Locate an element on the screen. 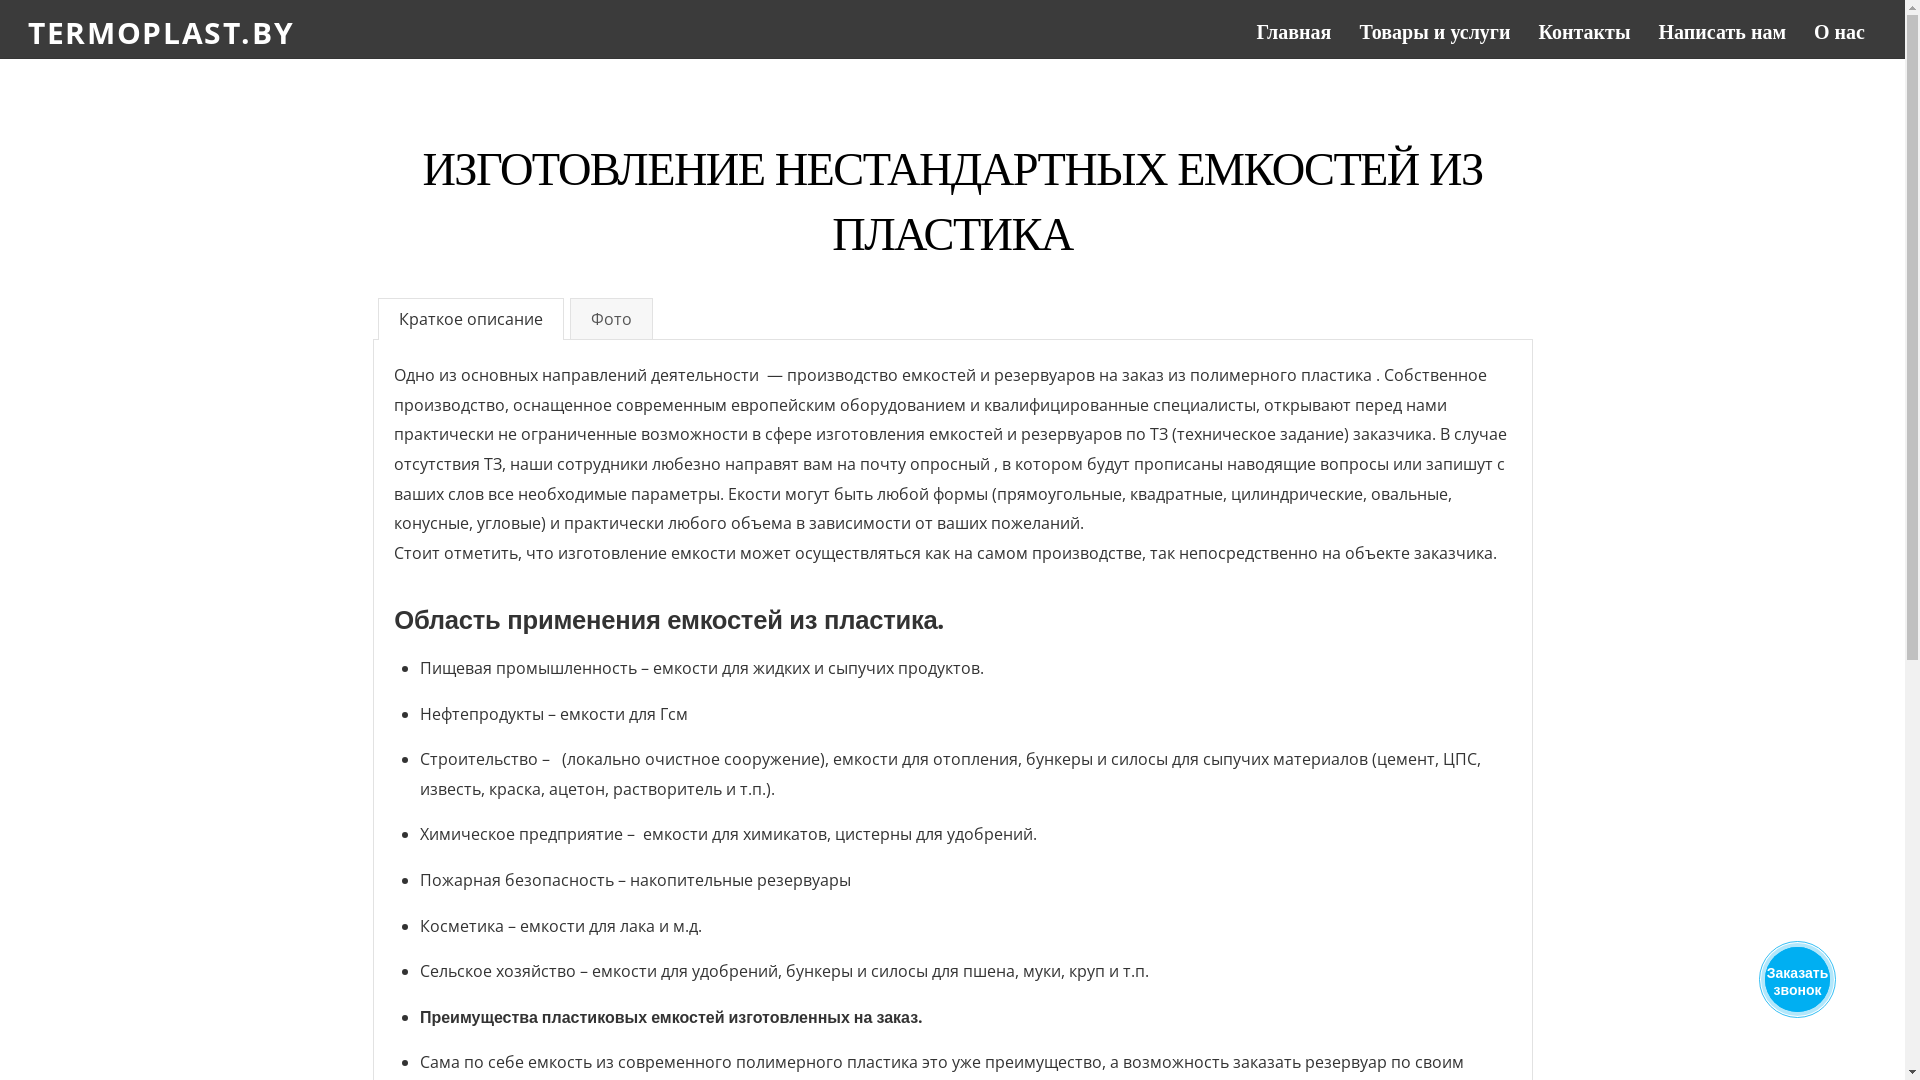  'TERMOPLAST.BY' is located at coordinates (161, 32).